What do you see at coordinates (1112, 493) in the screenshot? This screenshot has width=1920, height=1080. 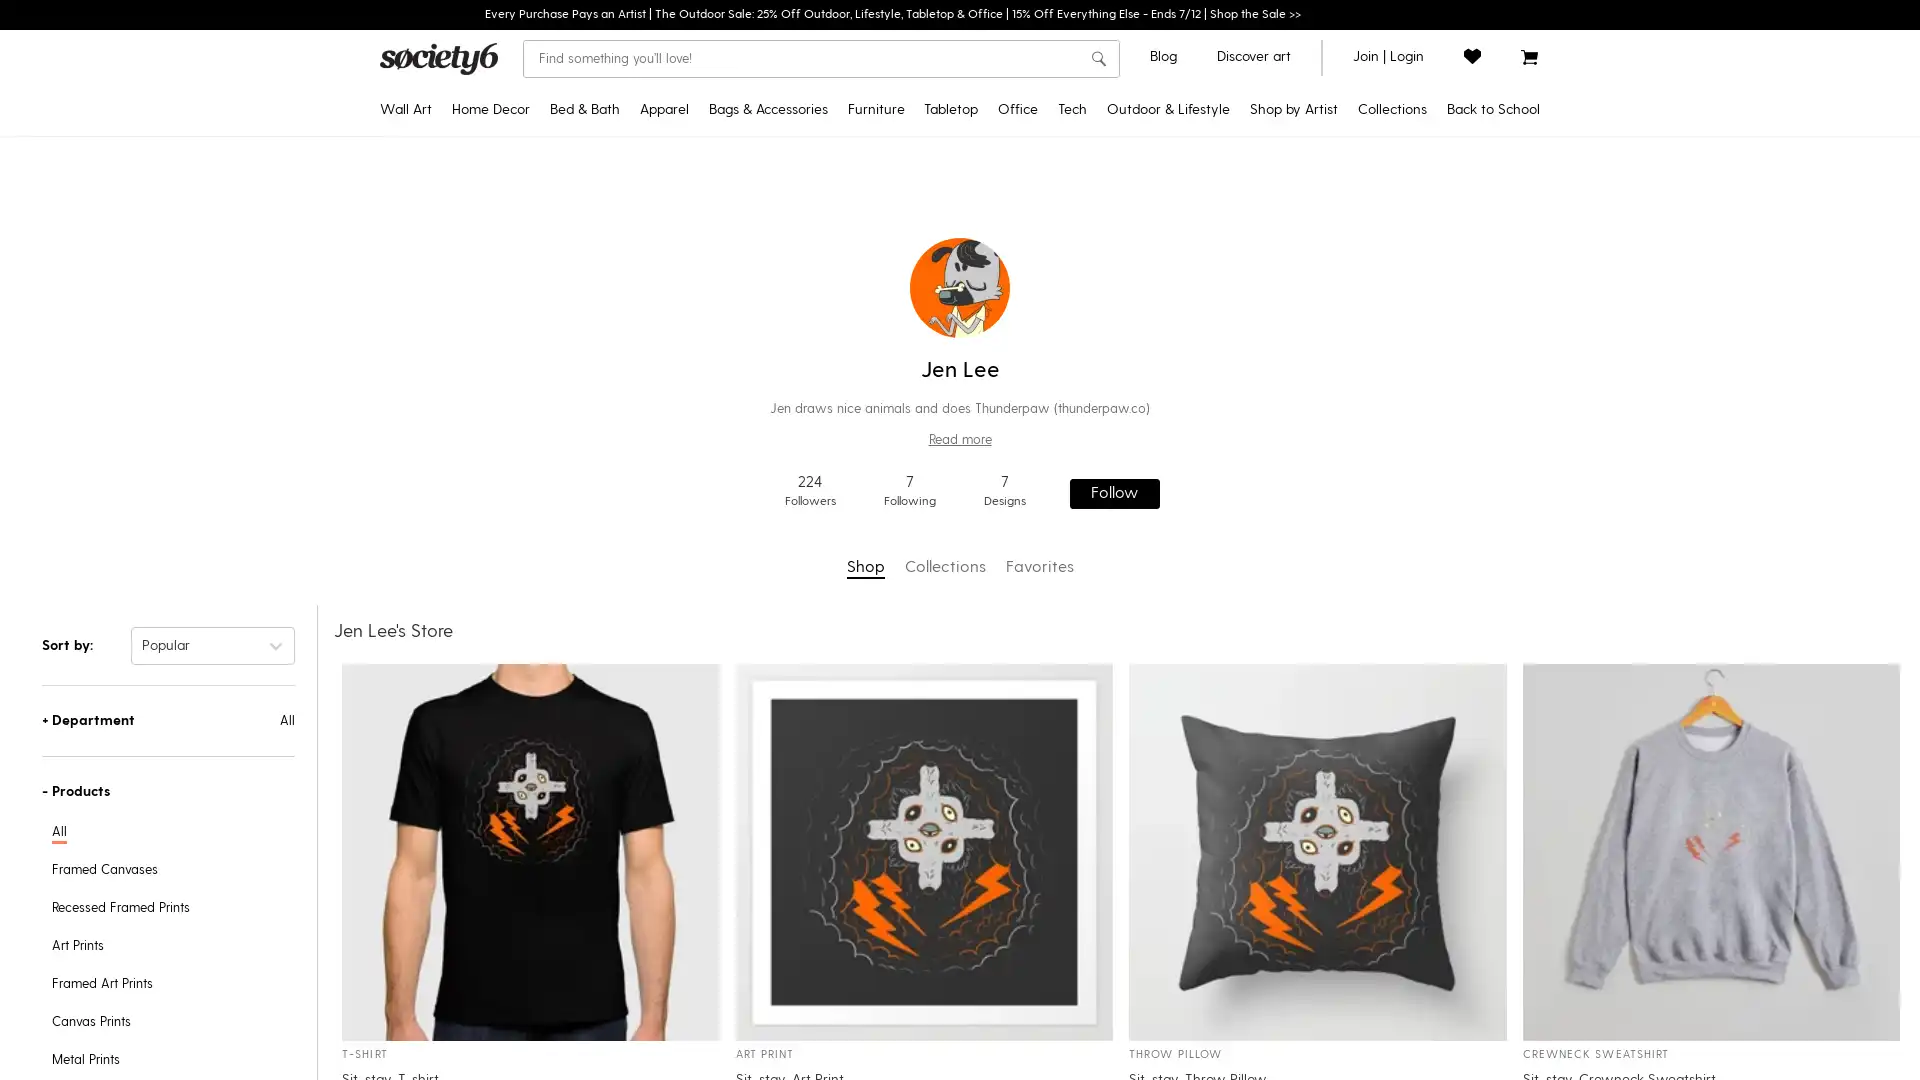 I see `Follow` at bounding box center [1112, 493].